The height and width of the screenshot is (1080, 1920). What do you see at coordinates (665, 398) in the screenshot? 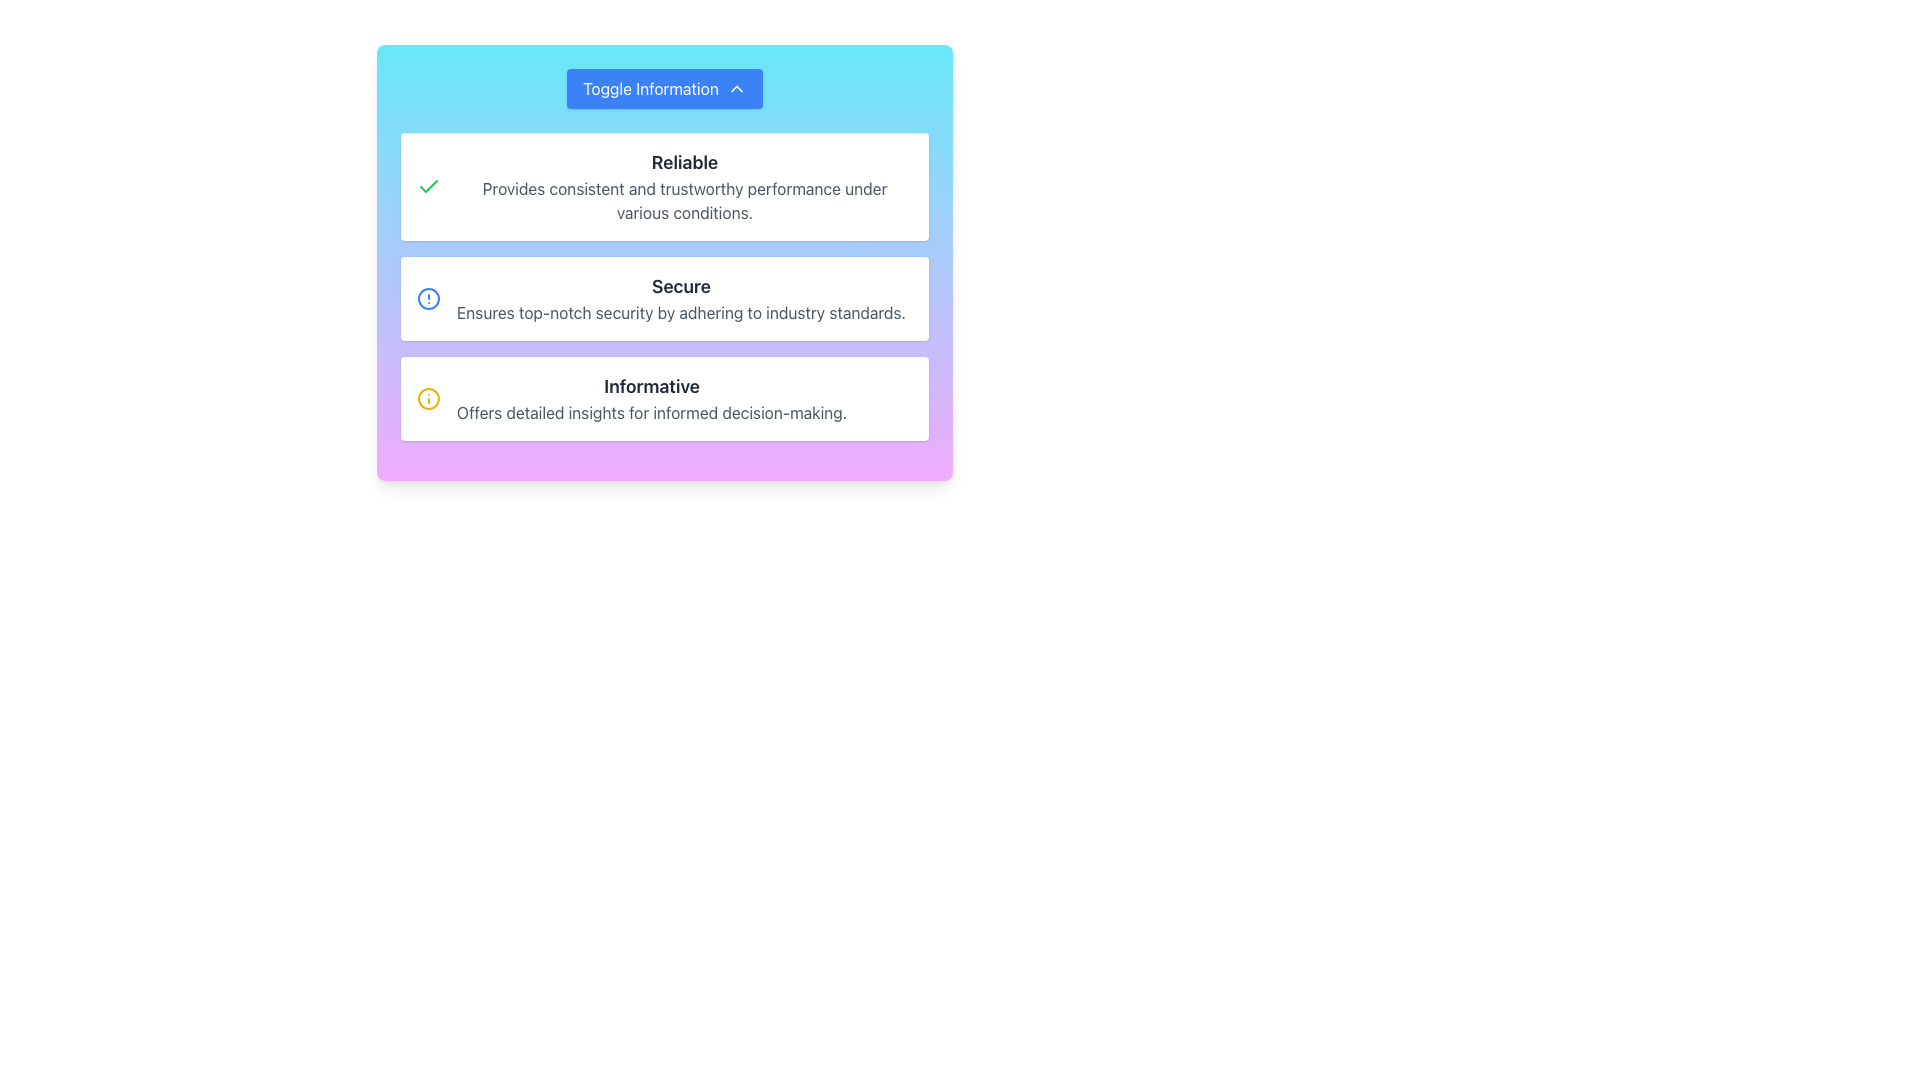
I see `the Information card, which is the third entry in a vertically stacked list located below the 'Secure' card` at bounding box center [665, 398].